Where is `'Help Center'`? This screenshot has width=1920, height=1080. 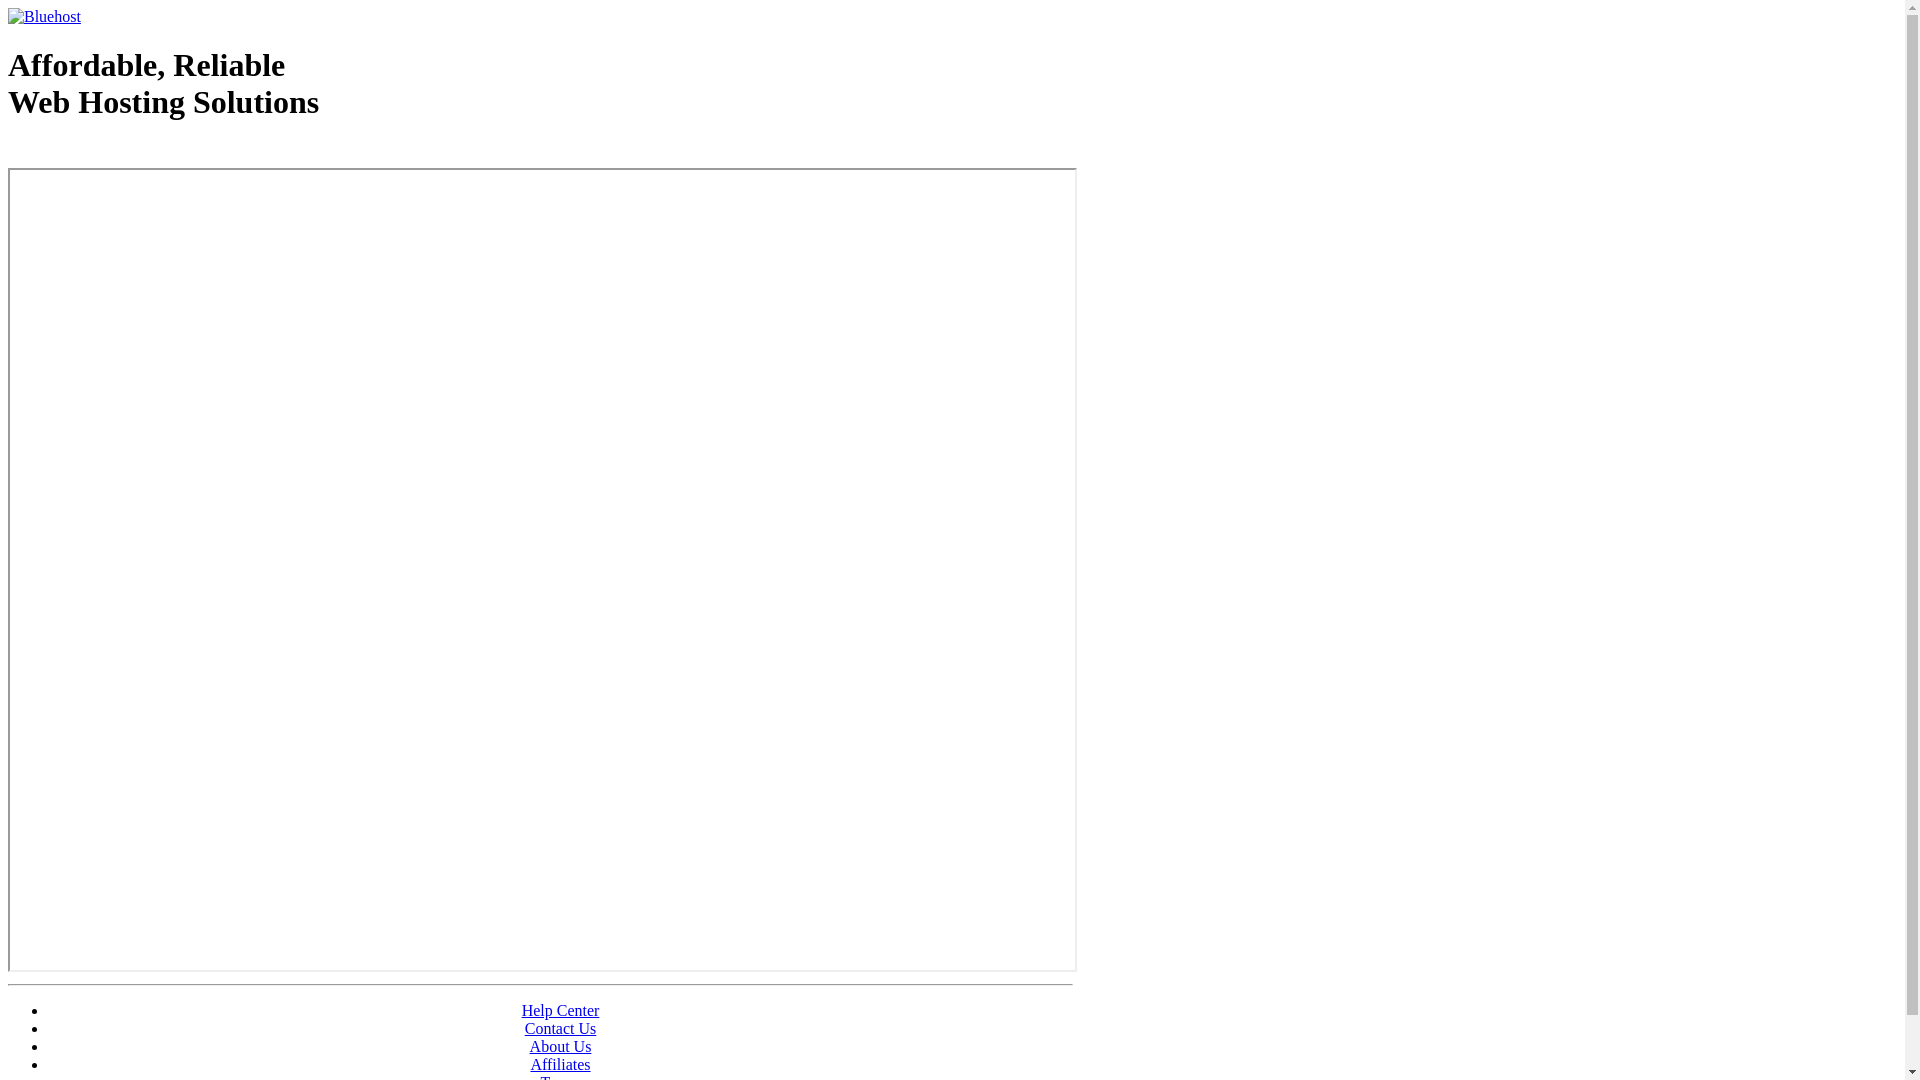 'Help Center' is located at coordinates (560, 1010).